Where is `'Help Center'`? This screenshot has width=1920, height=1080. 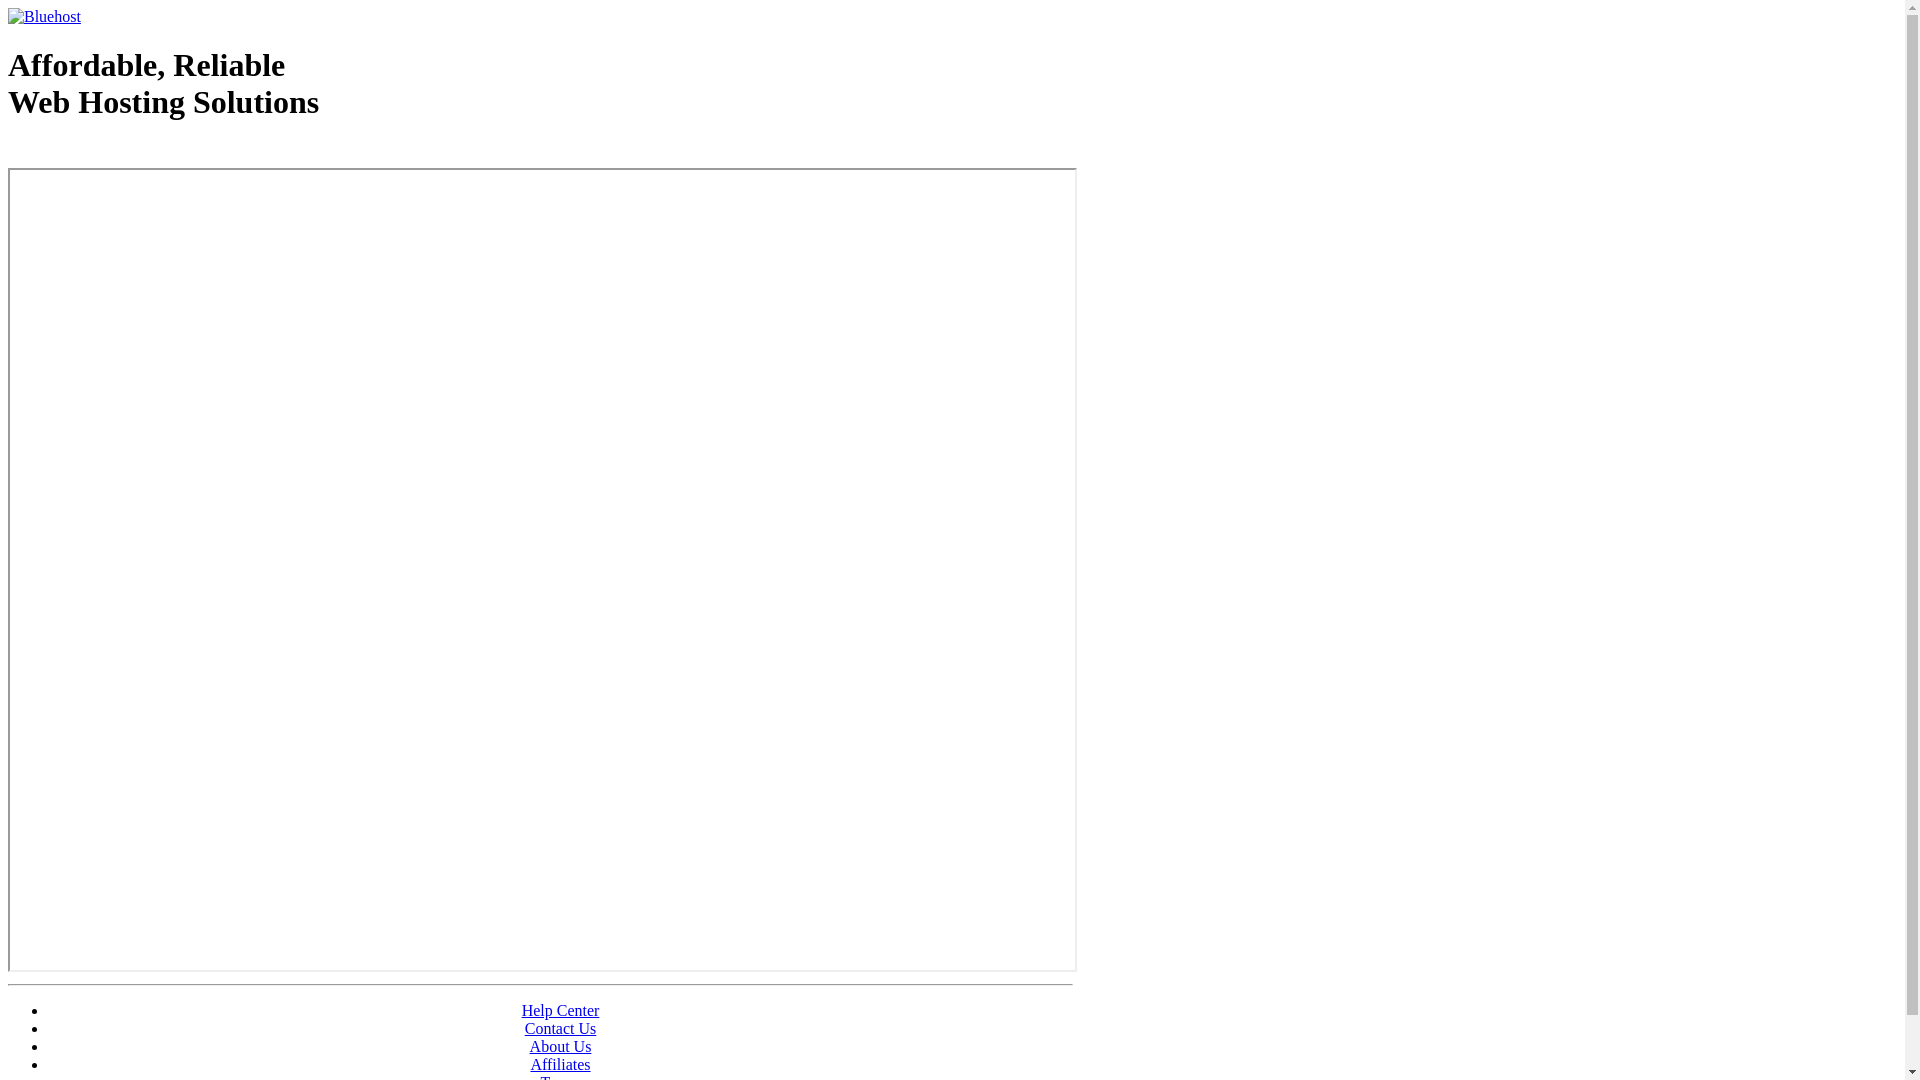 'Help Center' is located at coordinates (560, 1010).